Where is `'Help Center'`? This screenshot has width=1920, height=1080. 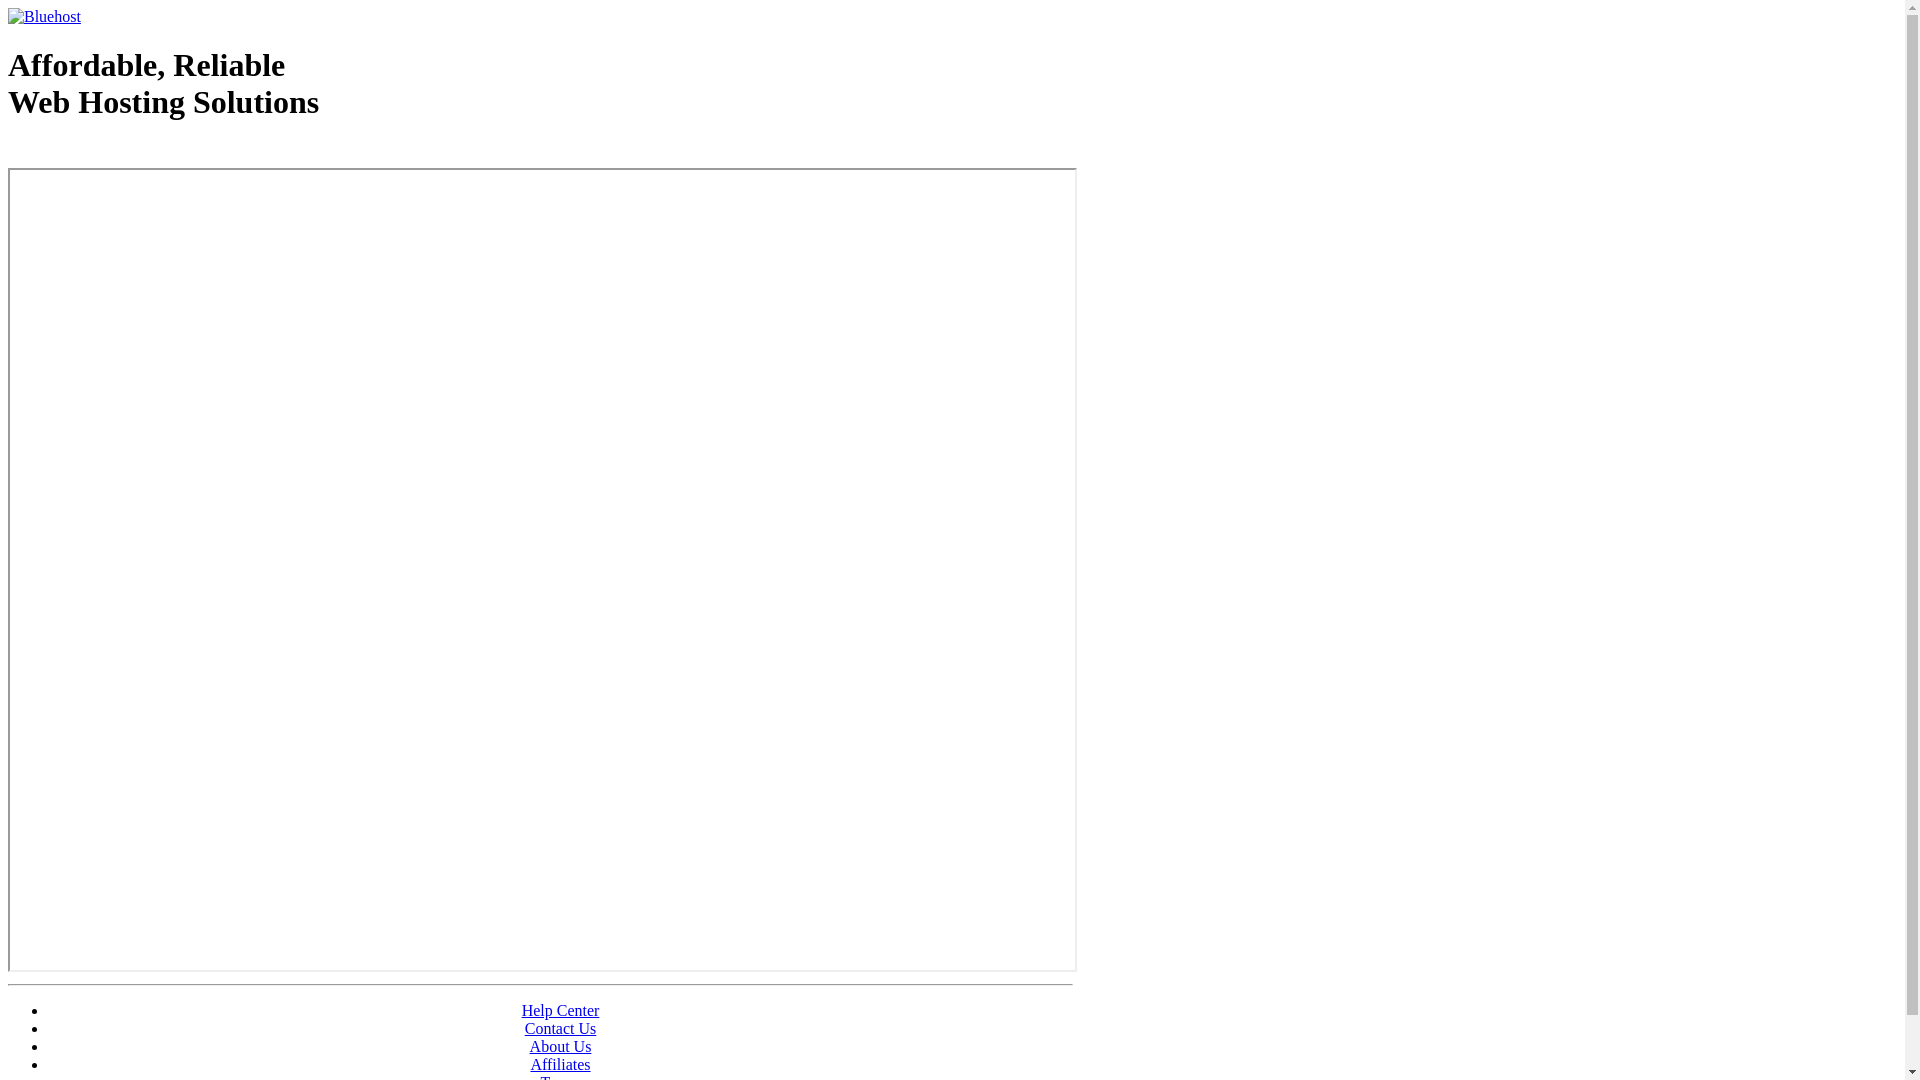 'Help Center' is located at coordinates (560, 1010).